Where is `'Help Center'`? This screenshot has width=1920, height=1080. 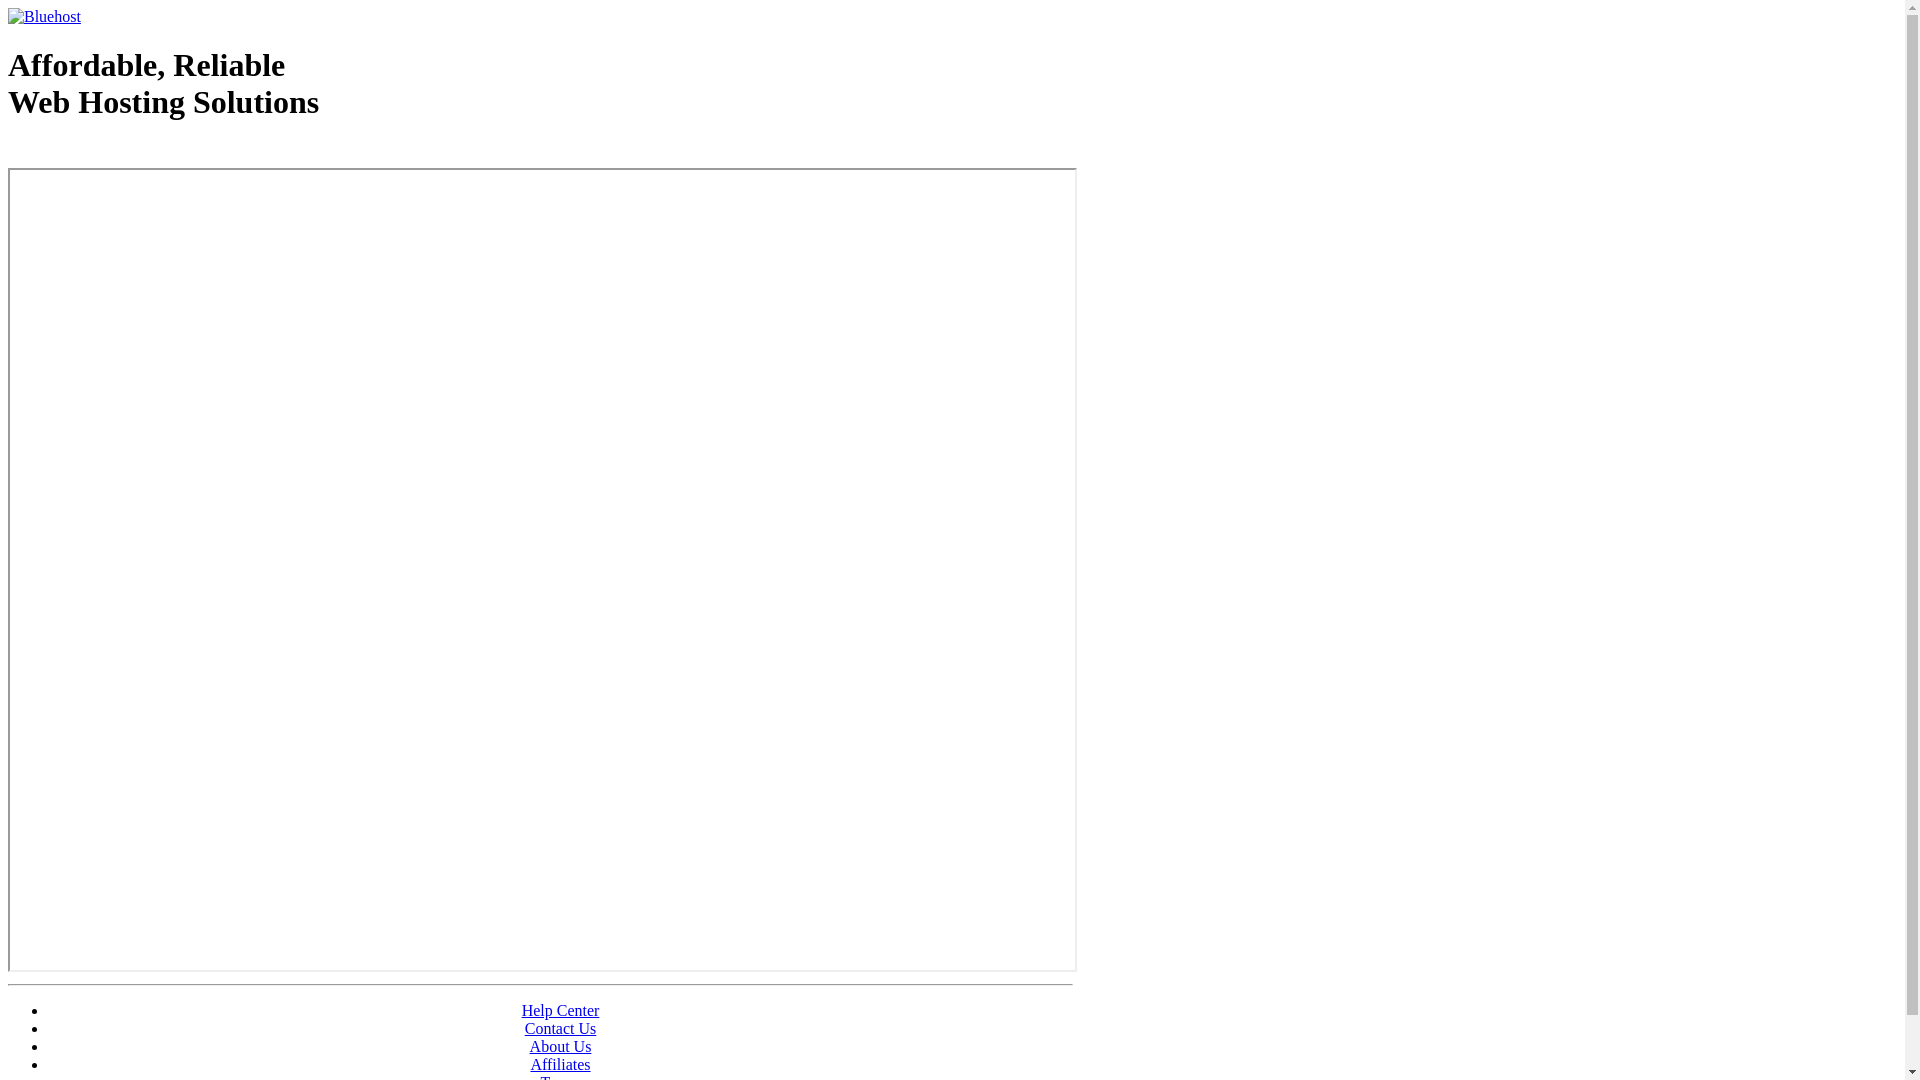 'Help Center' is located at coordinates (560, 1010).